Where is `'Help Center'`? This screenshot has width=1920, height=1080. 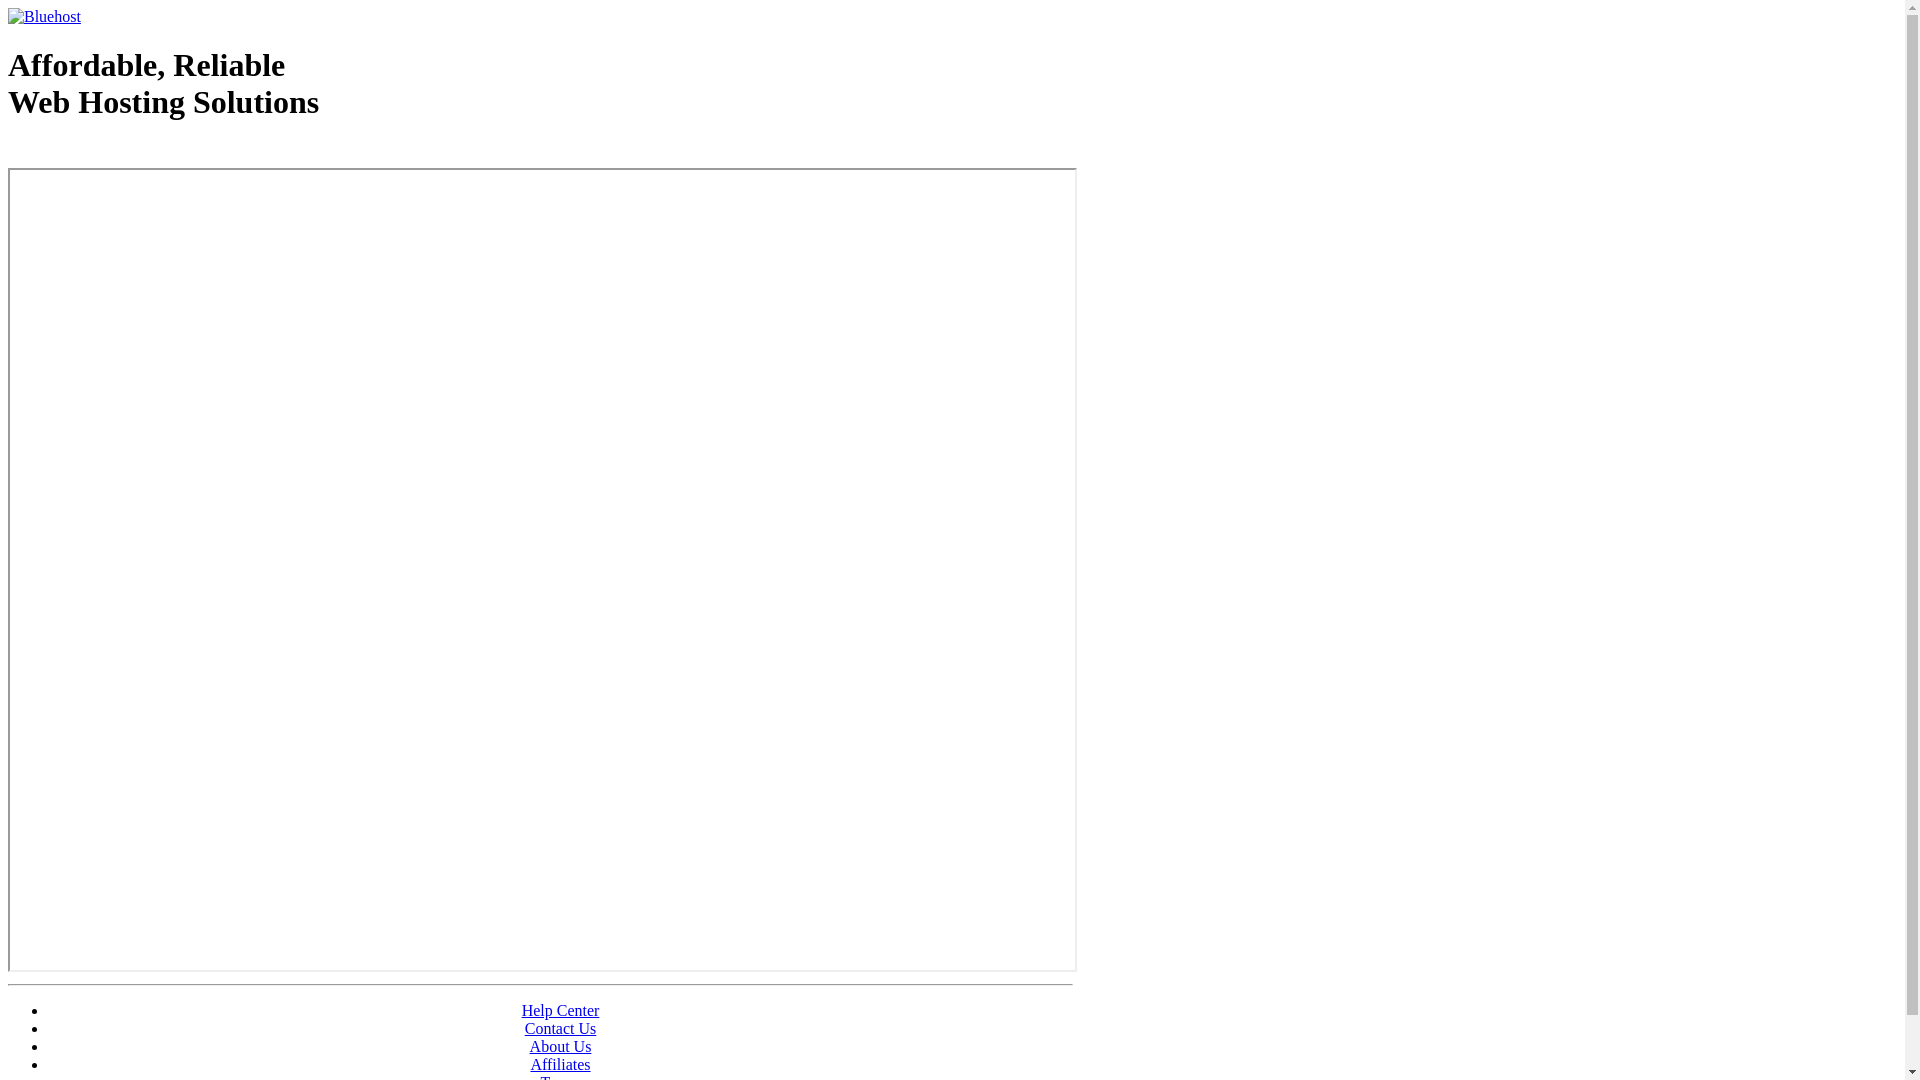 'Help Center' is located at coordinates (560, 1010).